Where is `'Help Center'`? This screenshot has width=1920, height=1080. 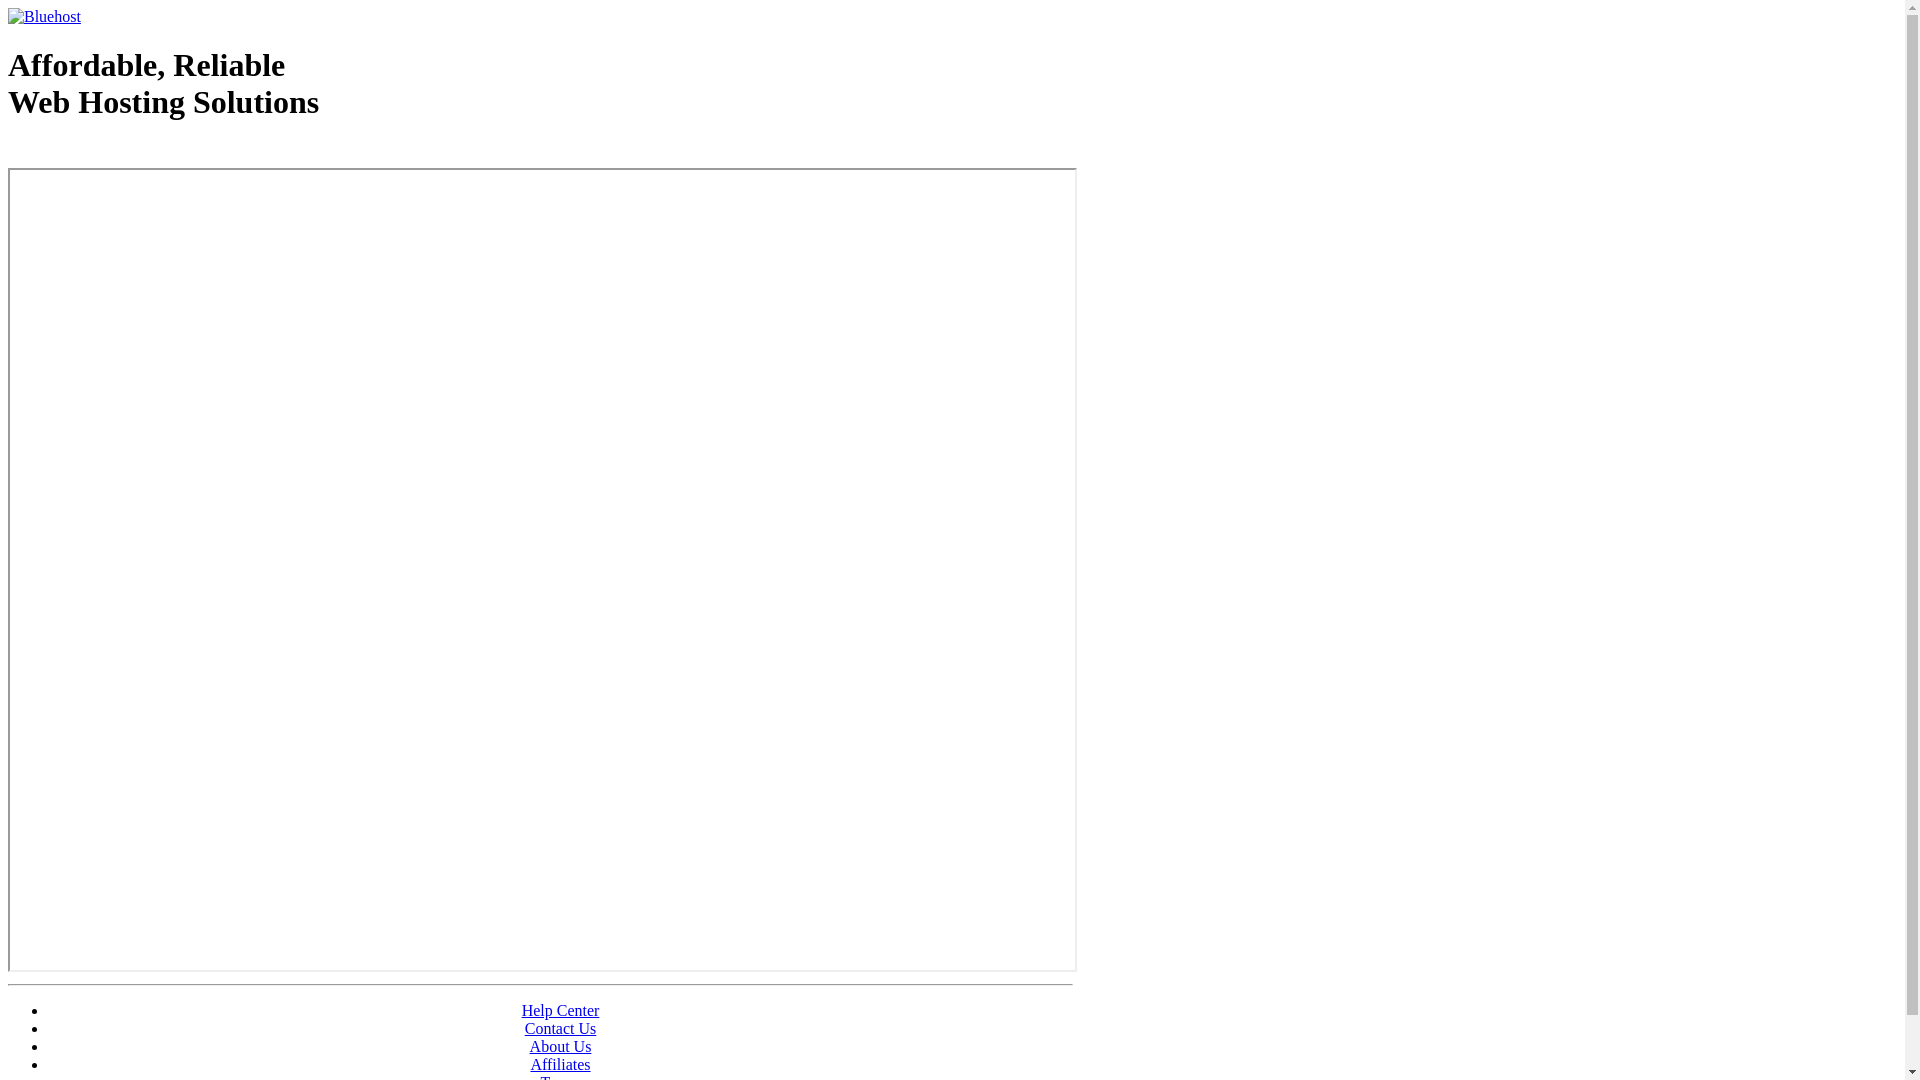 'Help Center' is located at coordinates (560, 1010).